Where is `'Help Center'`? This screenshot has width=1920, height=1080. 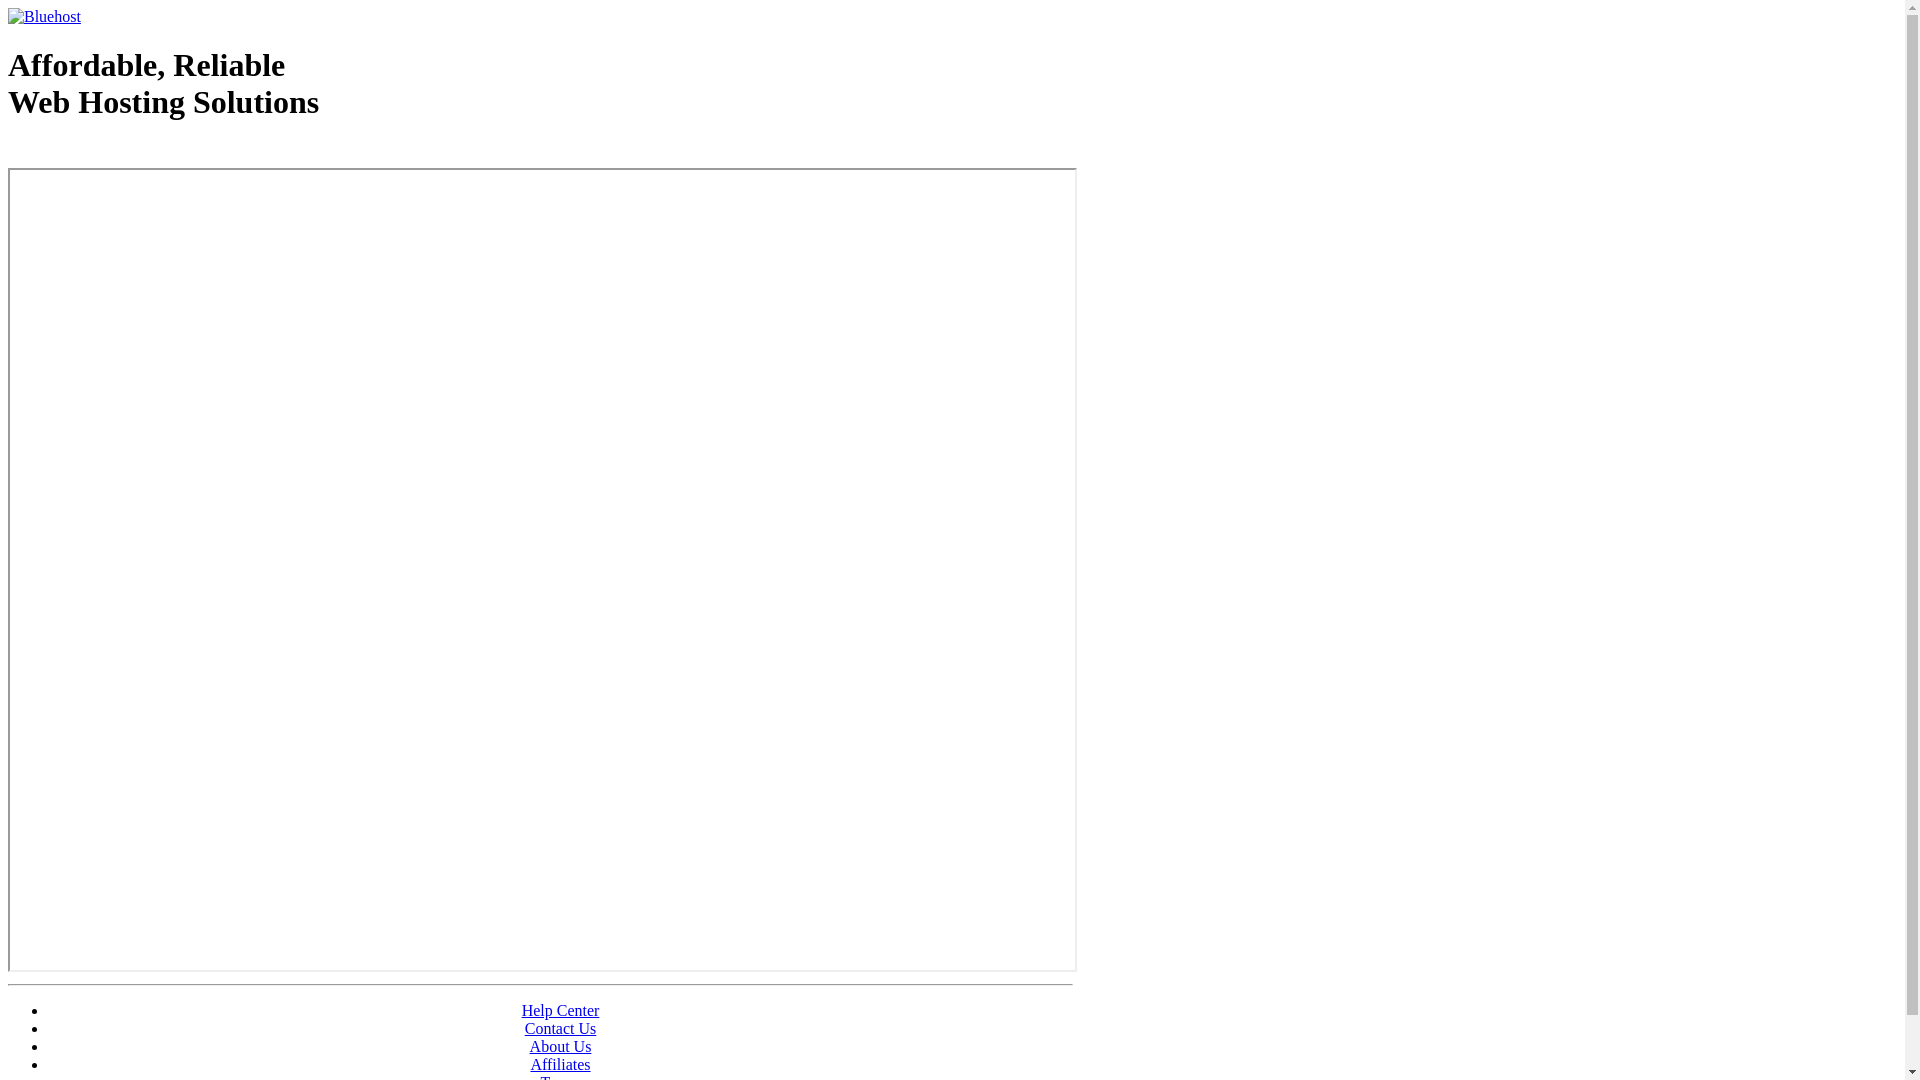 'Help Center' is located at coordinates (560, 1010).